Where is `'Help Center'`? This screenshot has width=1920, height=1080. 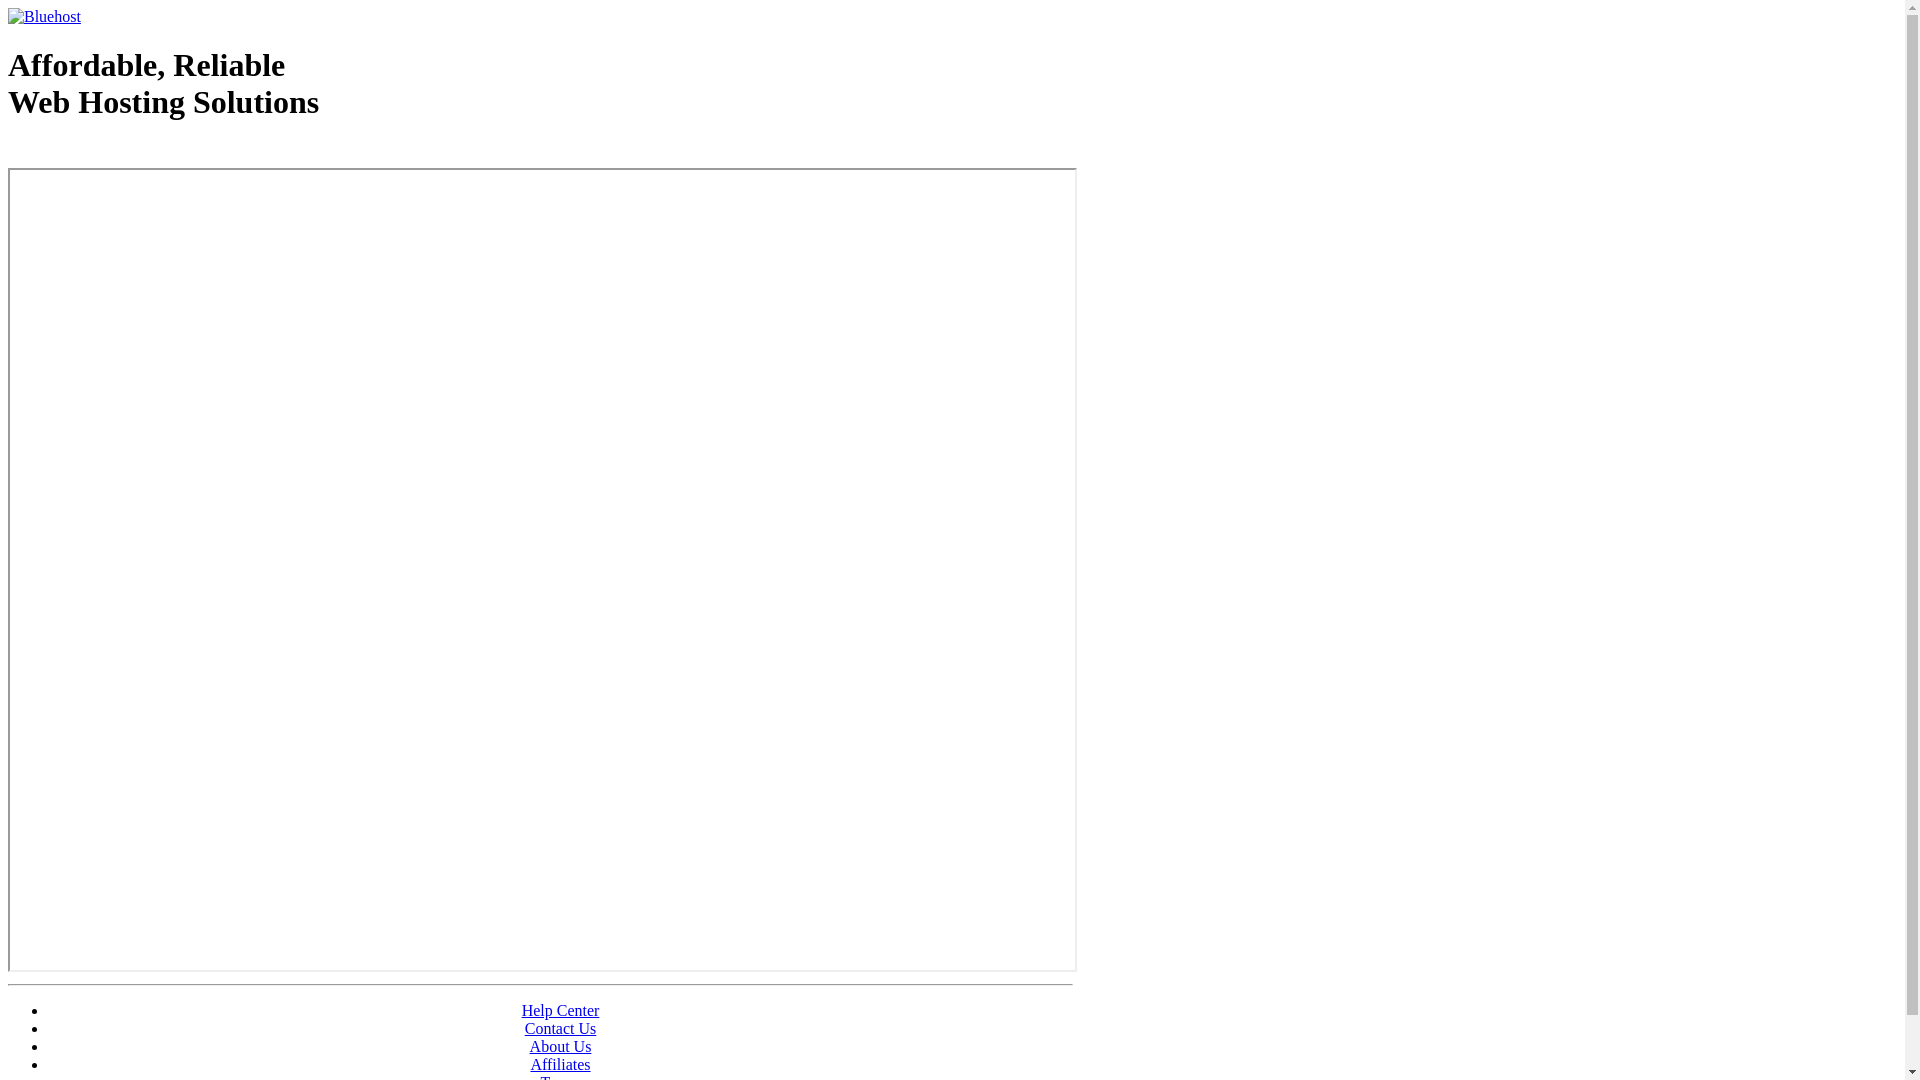 'Help Center' is located at coordinates (560, 1010).